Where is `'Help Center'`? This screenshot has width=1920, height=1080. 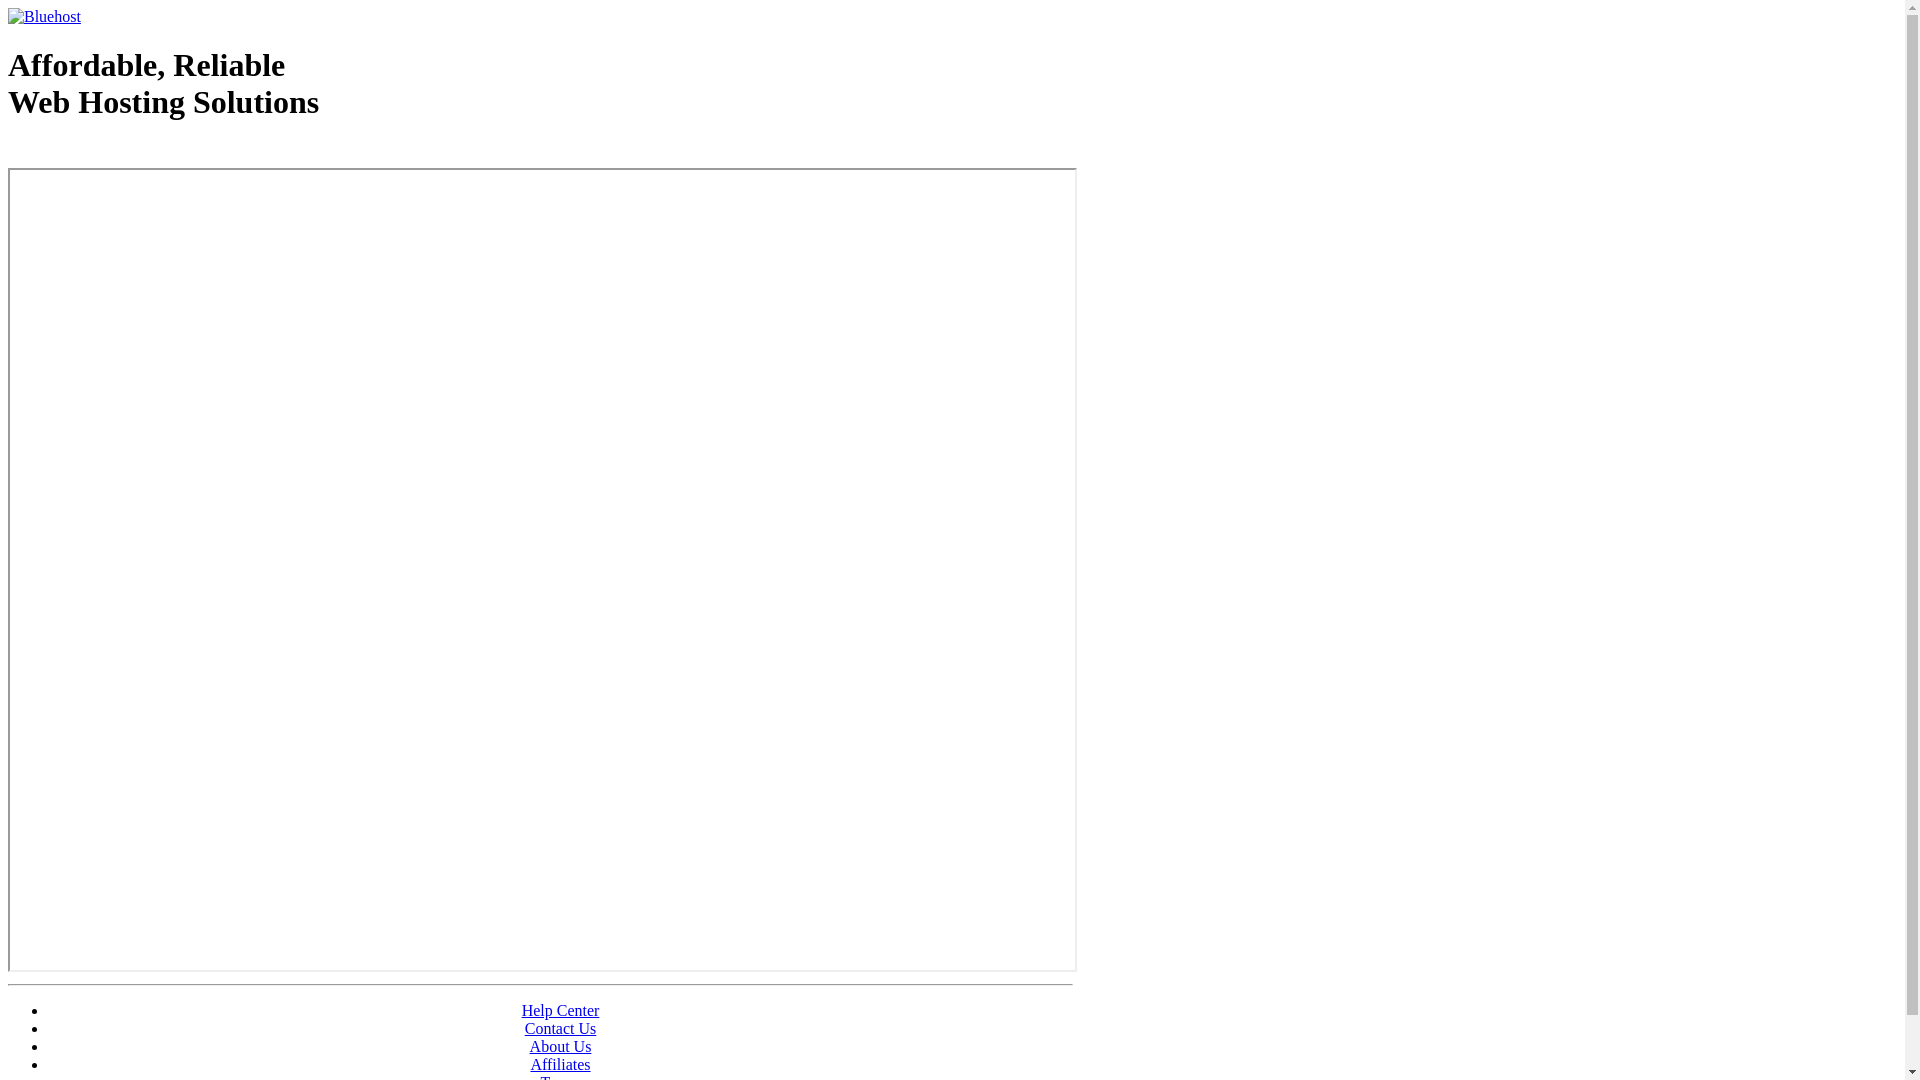 'Help Center' is located at coordinates (560, 1010).